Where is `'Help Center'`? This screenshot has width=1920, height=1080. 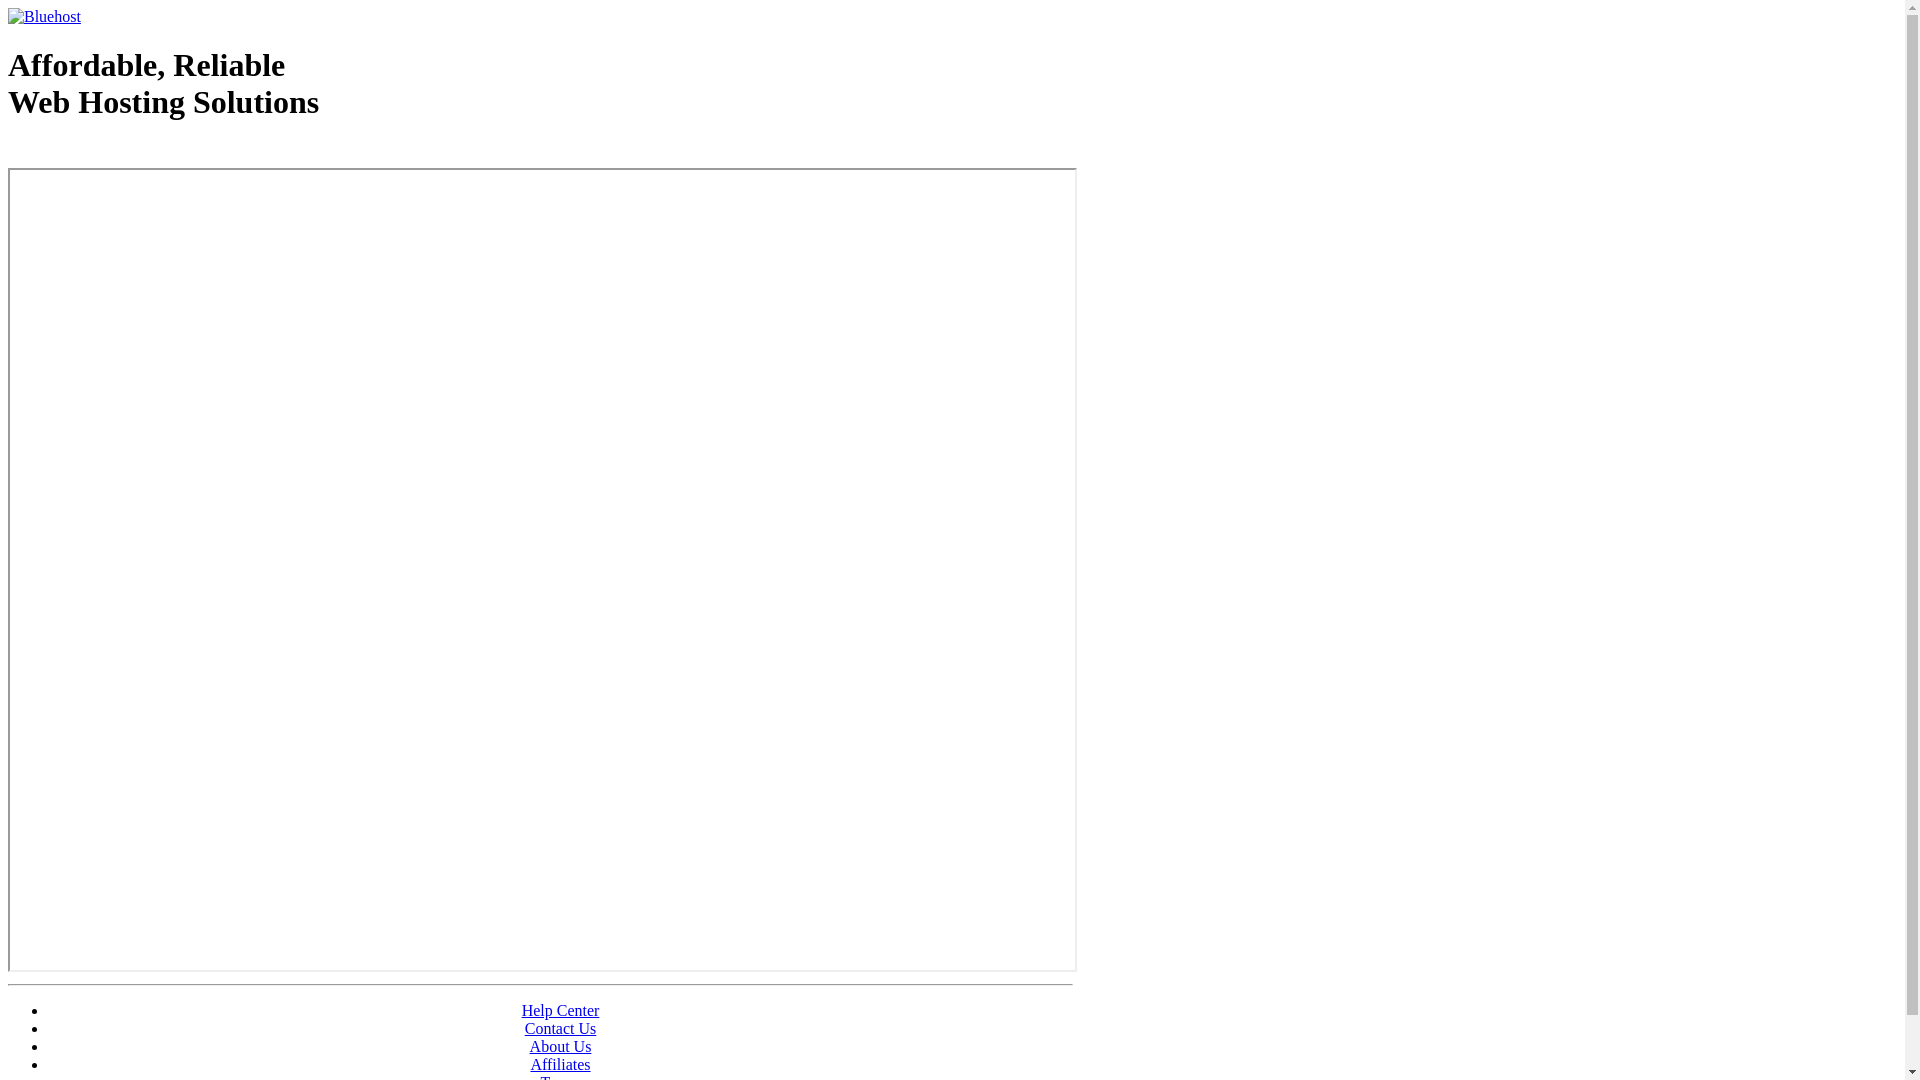 'Help Center' is located at coordinates (560, 1010).